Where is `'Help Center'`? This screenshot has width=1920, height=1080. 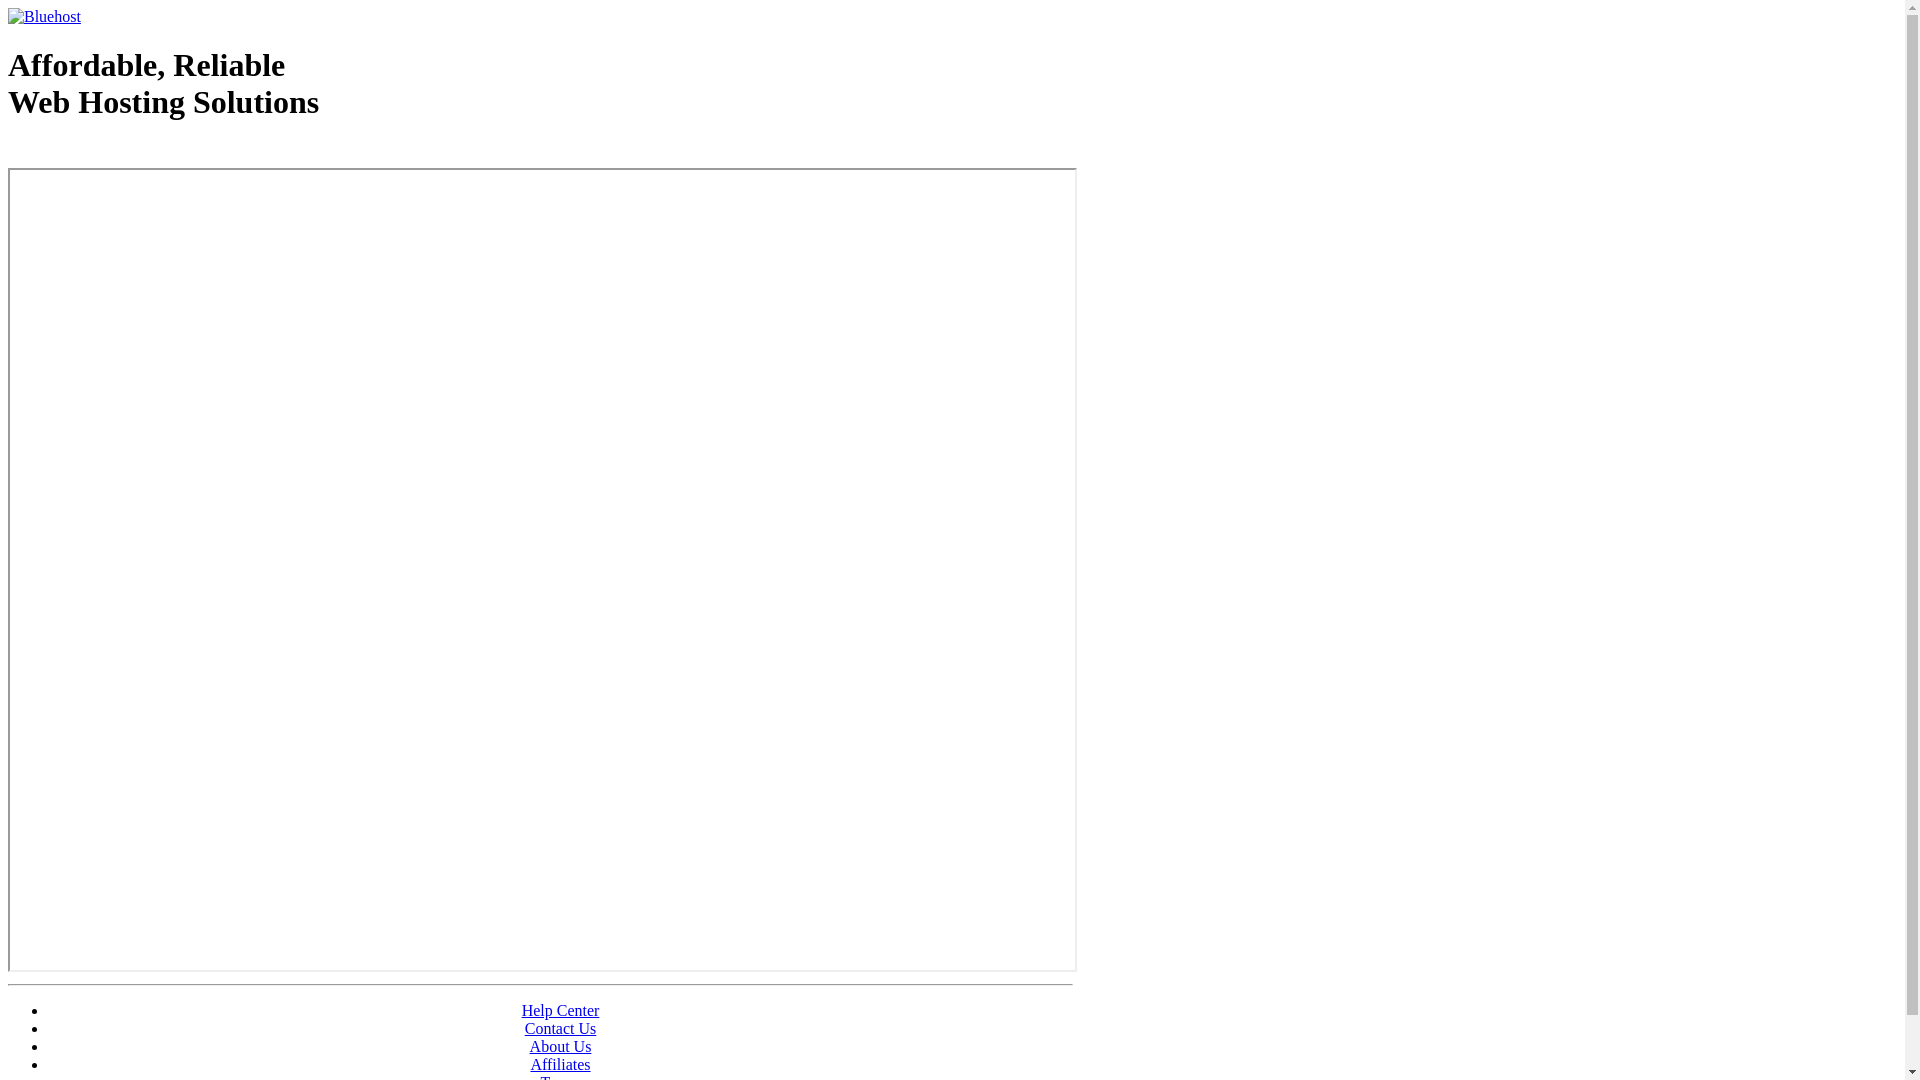 'Help Center' is located at coordinates (560, 1010).